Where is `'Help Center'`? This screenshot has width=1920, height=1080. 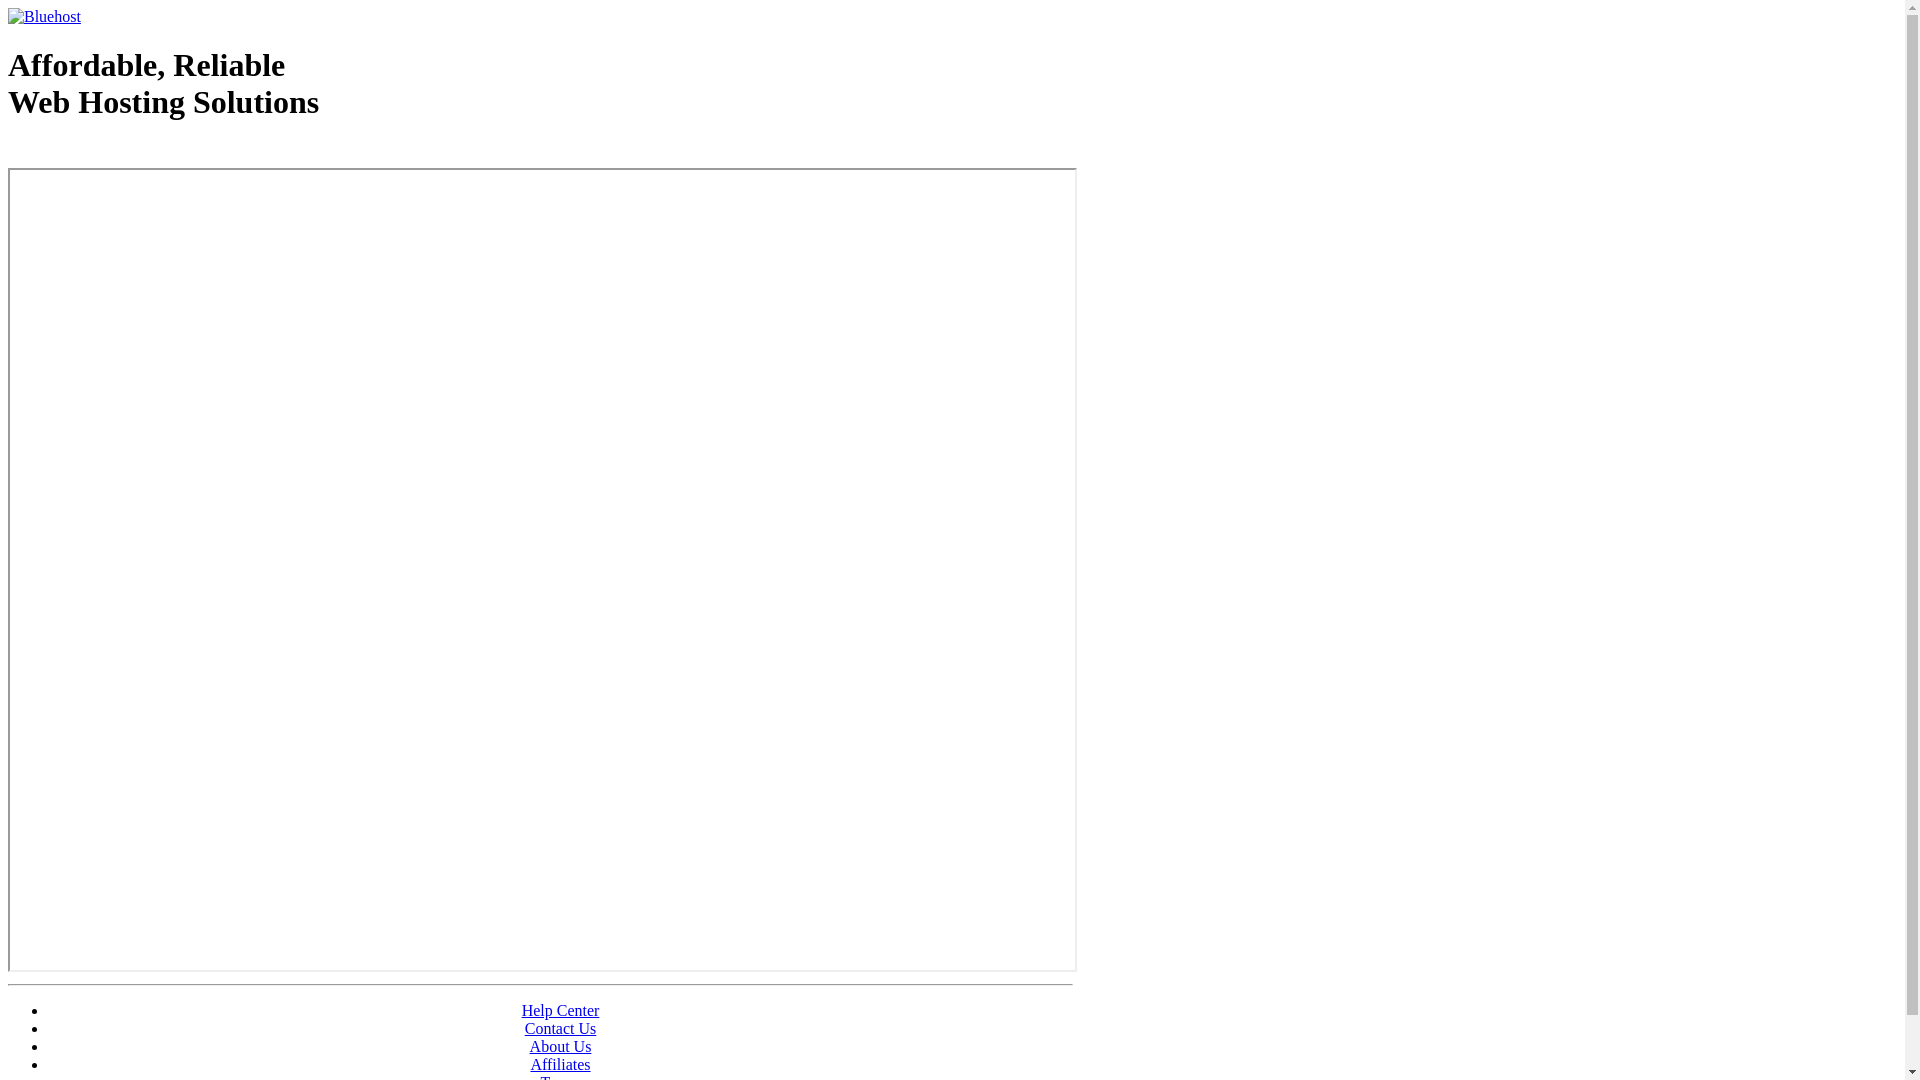 'Help Center' is located at coordinates (560, 1010).